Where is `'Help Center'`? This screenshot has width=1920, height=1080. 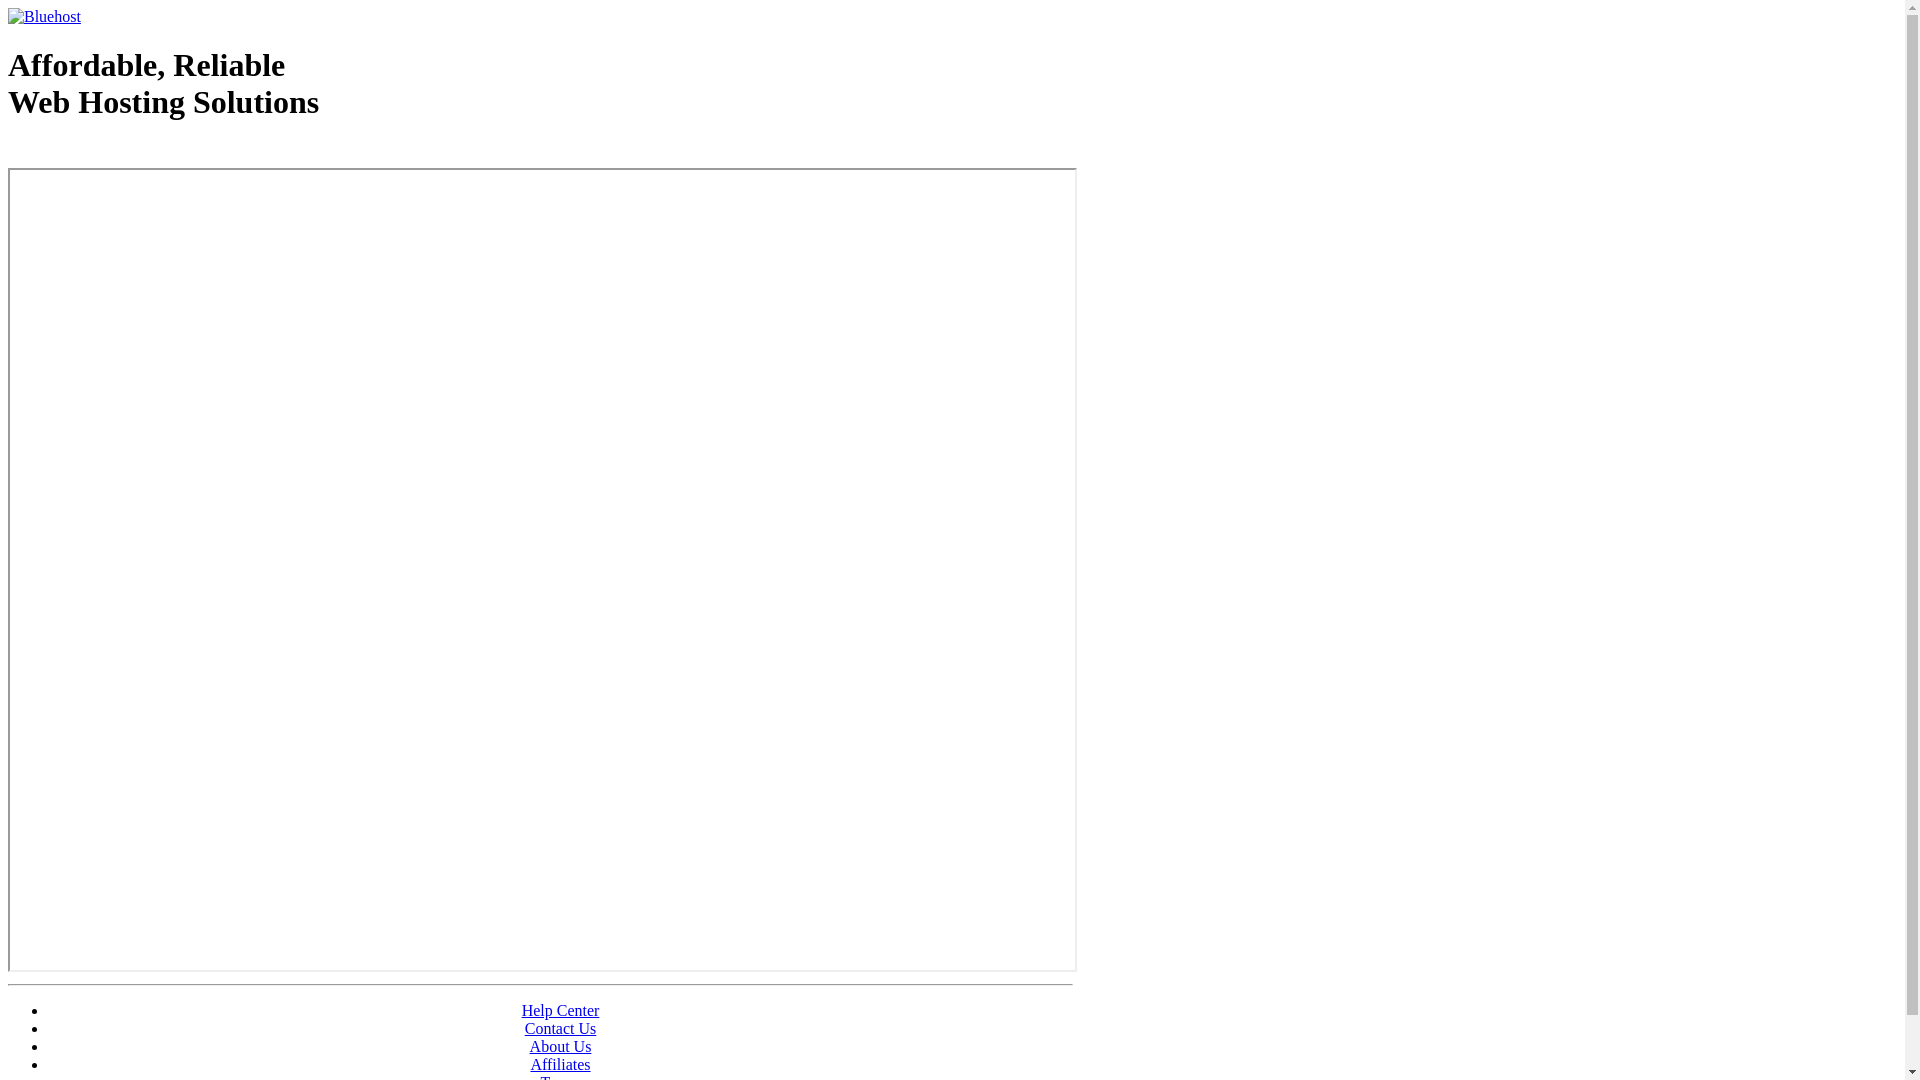 'Help Center' is located at coordinates (560, 1010).